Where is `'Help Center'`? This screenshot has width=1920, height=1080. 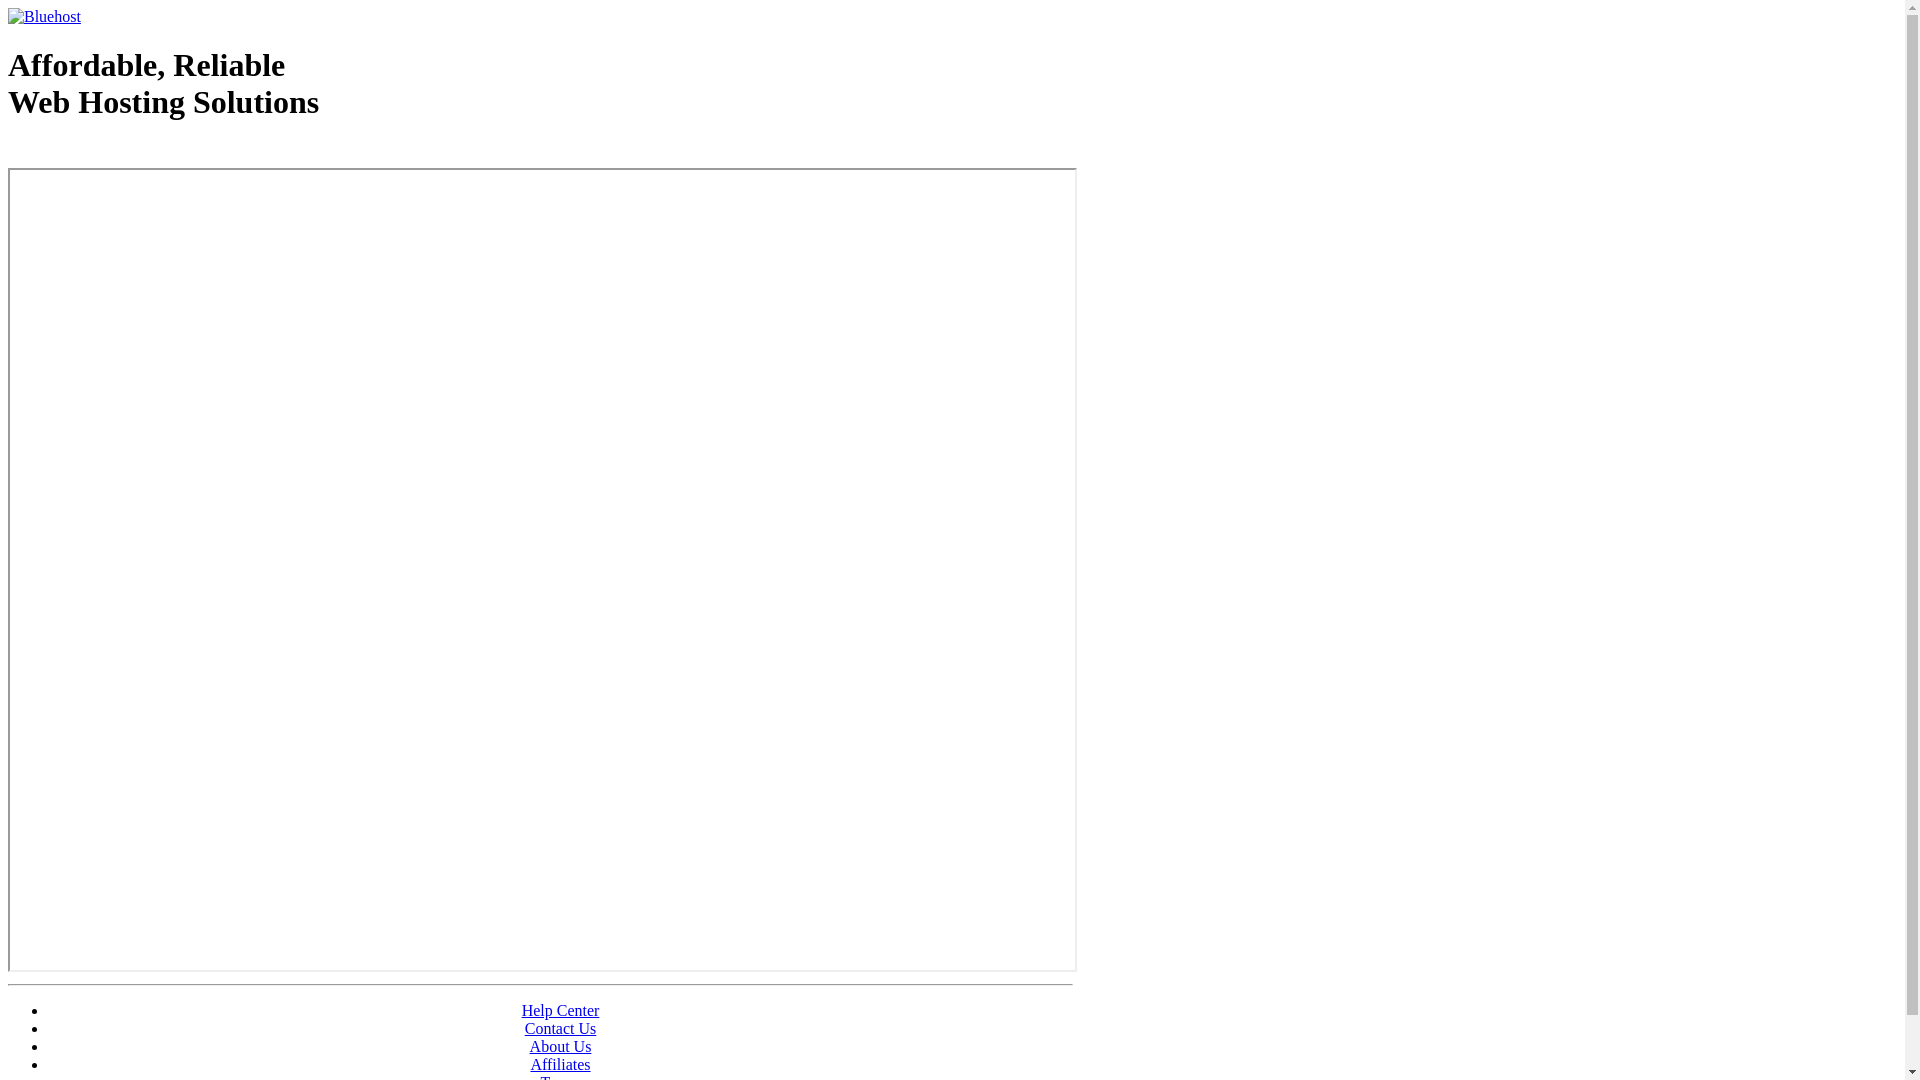 'Help Center' is located at coordinates (560, 1010).